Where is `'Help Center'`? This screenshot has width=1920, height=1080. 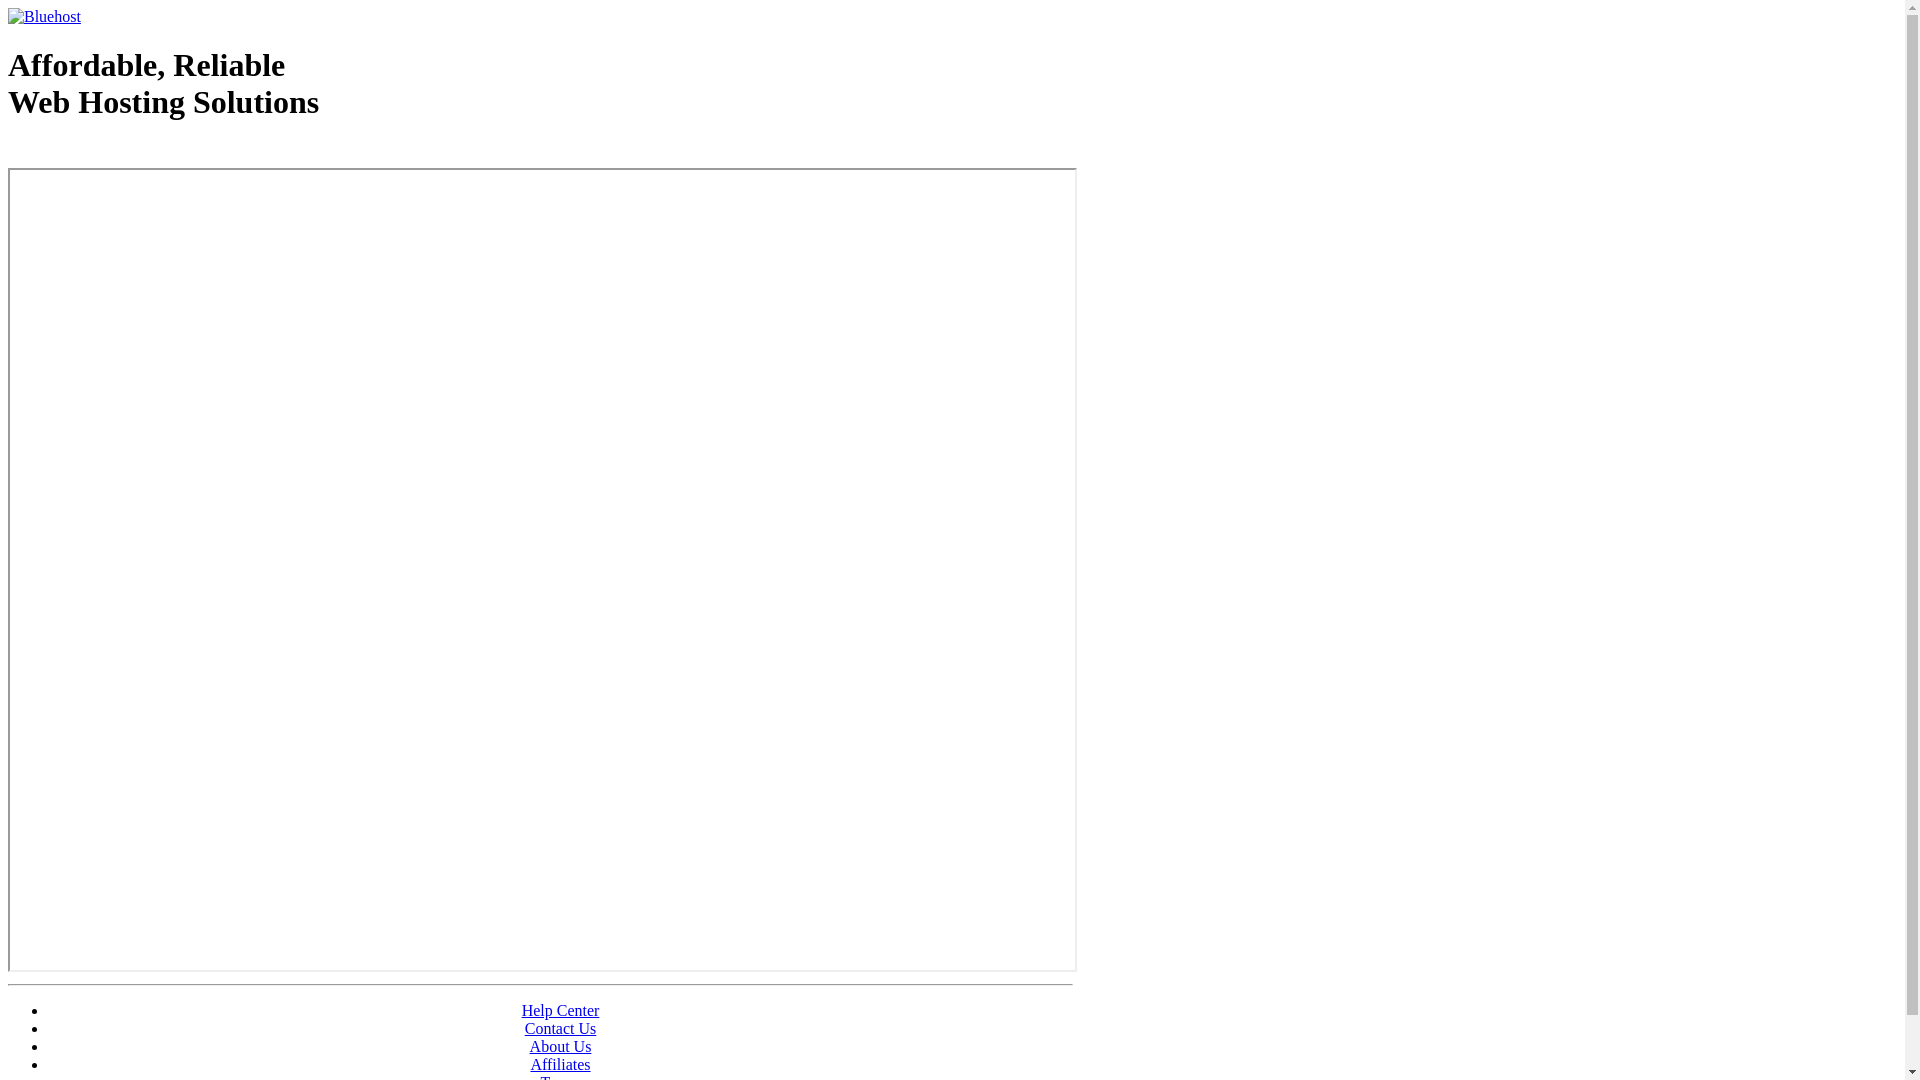 'Help Center' is located at coordinates (560, 1010).